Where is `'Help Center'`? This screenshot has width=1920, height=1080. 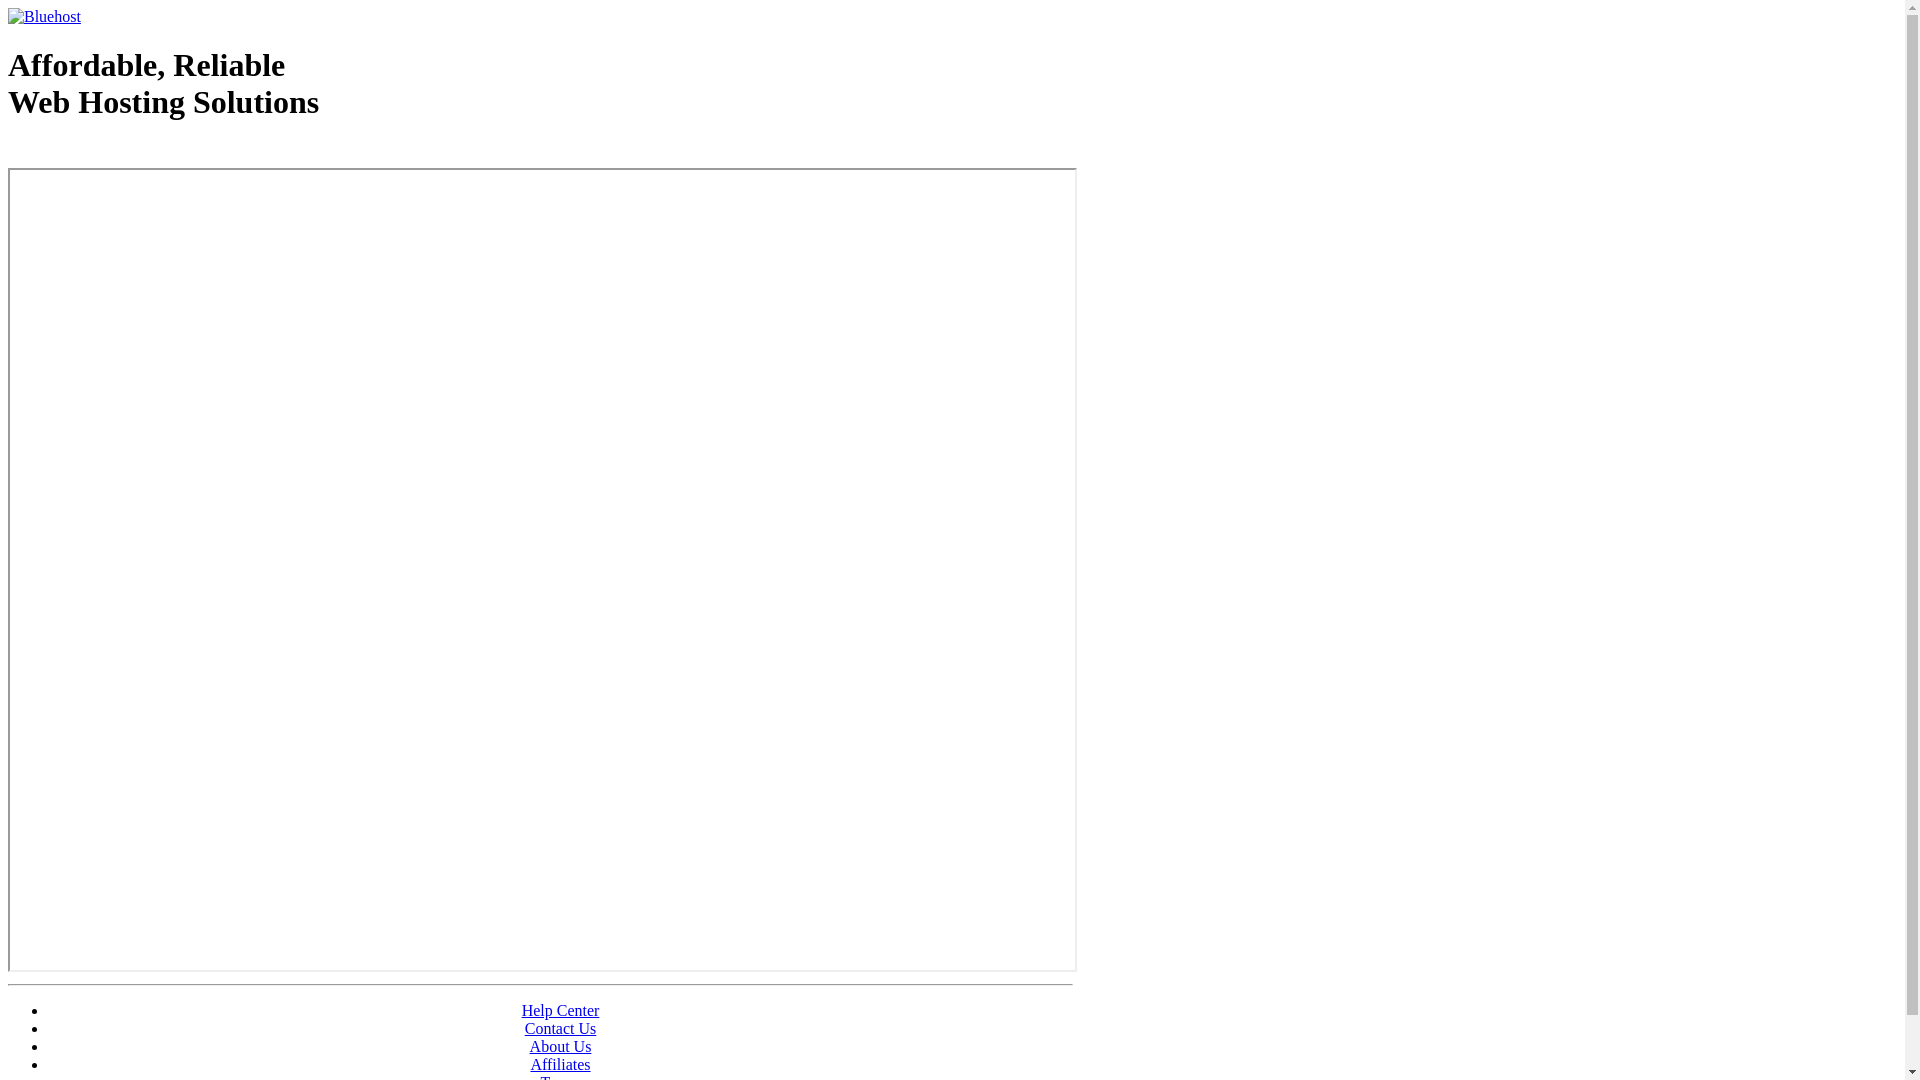 'Help Center' is located at coordinates (560, 1010).